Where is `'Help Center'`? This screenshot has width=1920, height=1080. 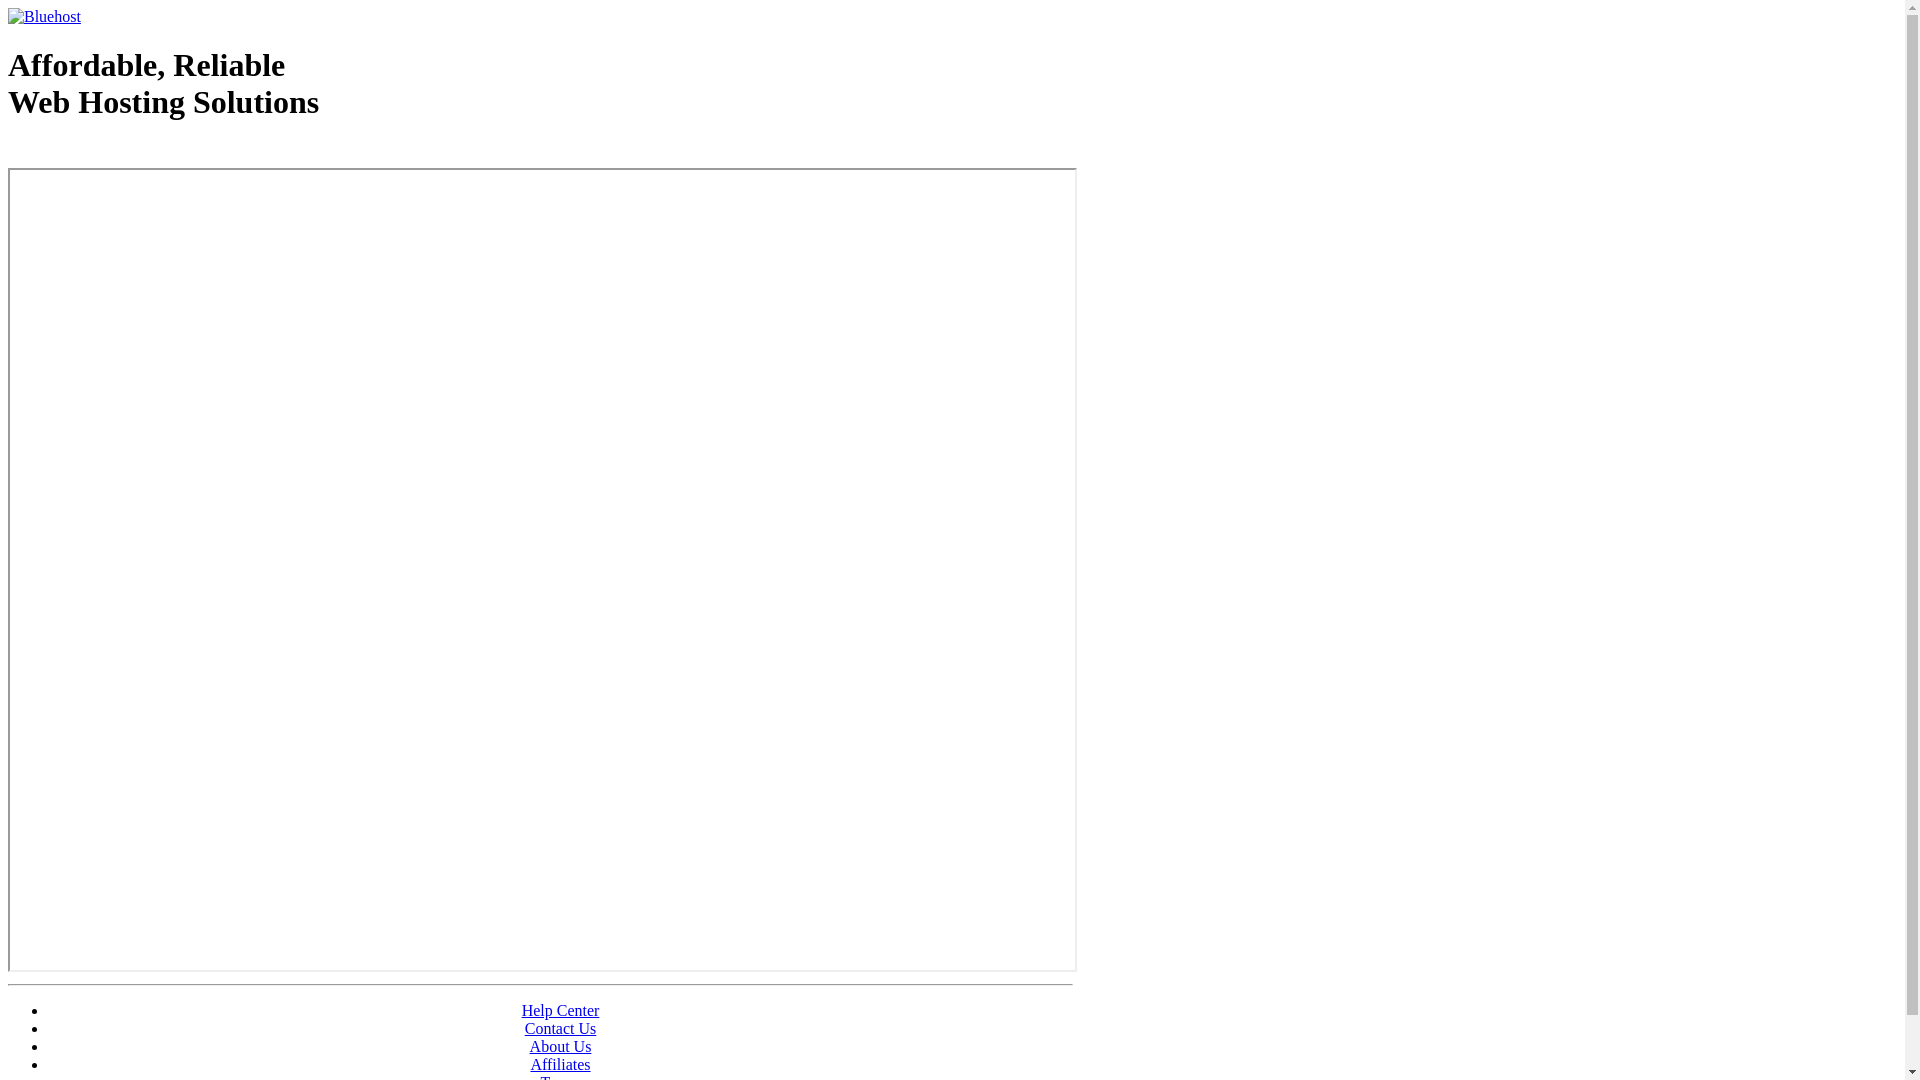 'Help Center' is located at coordinates (560, 1010).